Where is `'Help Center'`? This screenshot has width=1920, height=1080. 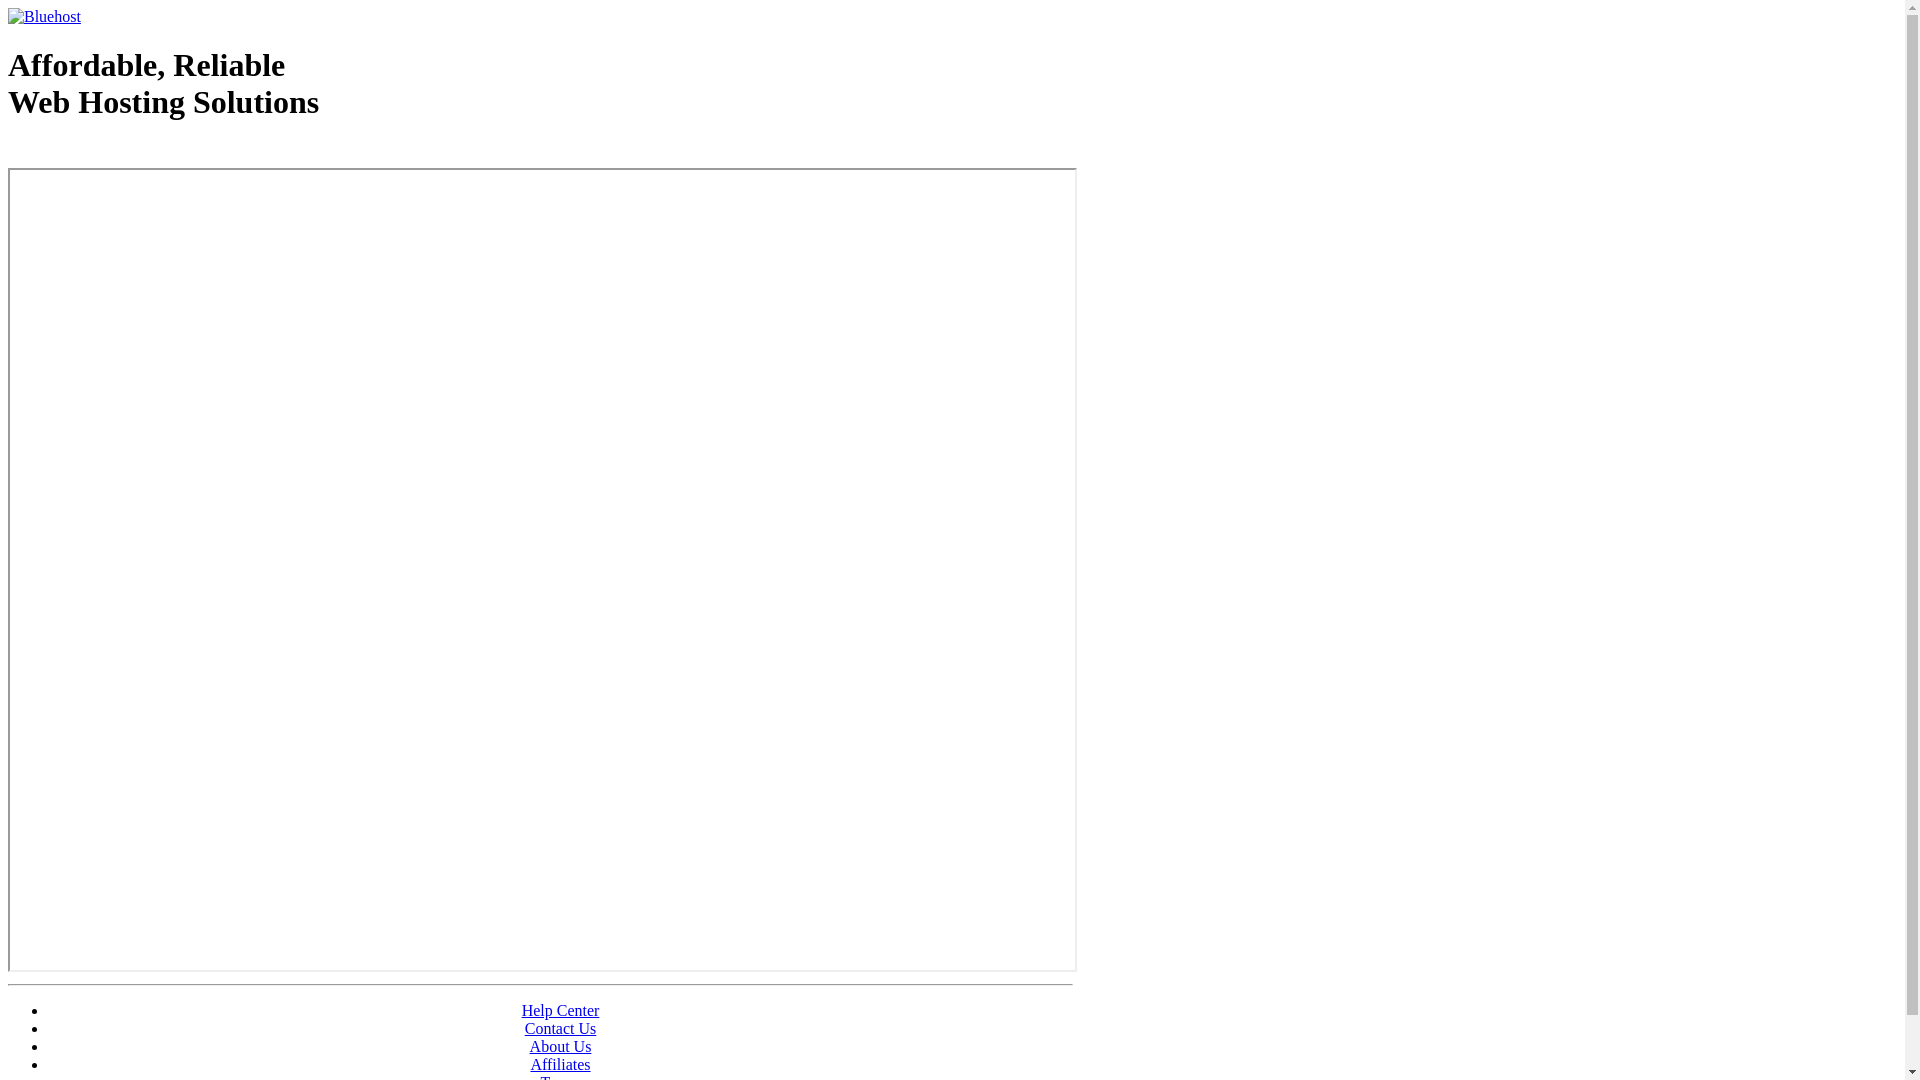 'Help Center' is located at coordinates (560, 1010).